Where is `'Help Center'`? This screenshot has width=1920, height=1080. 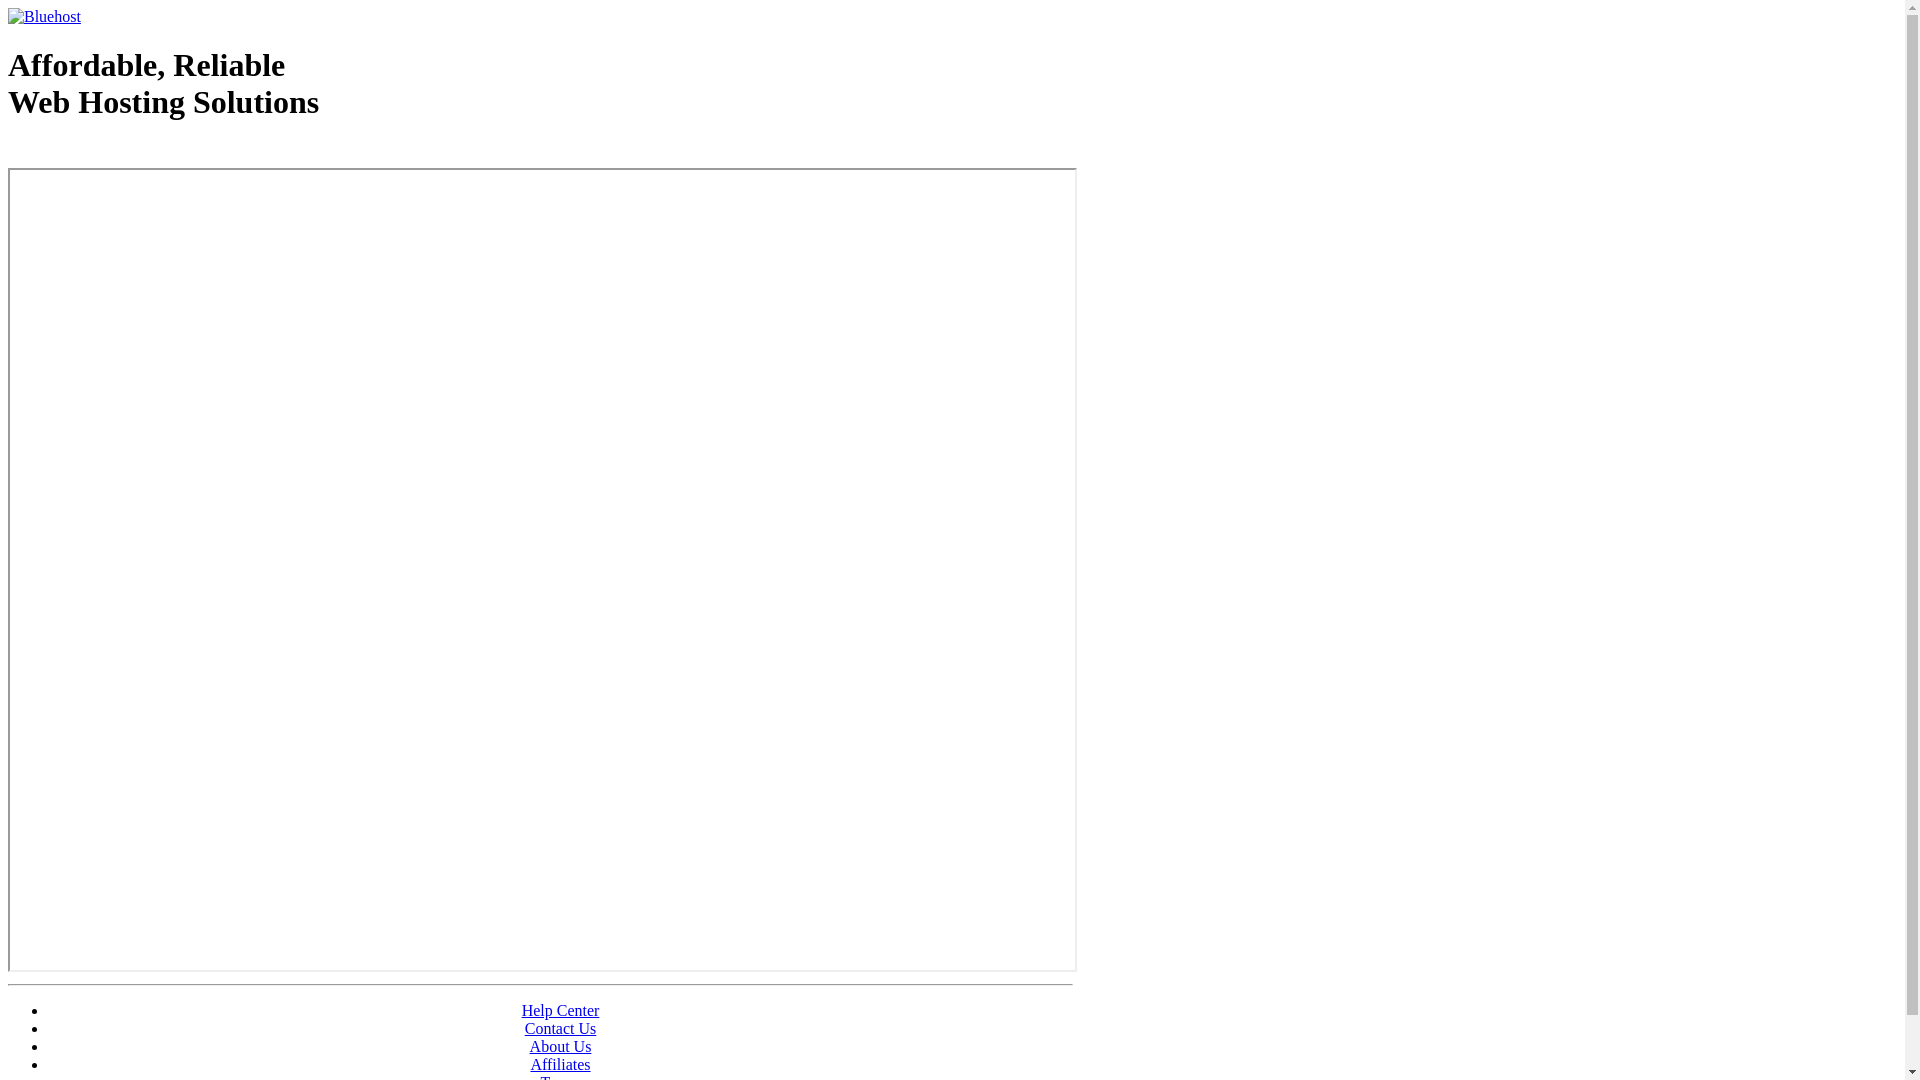 'Help Center' is located at coordinates (560, 1010).